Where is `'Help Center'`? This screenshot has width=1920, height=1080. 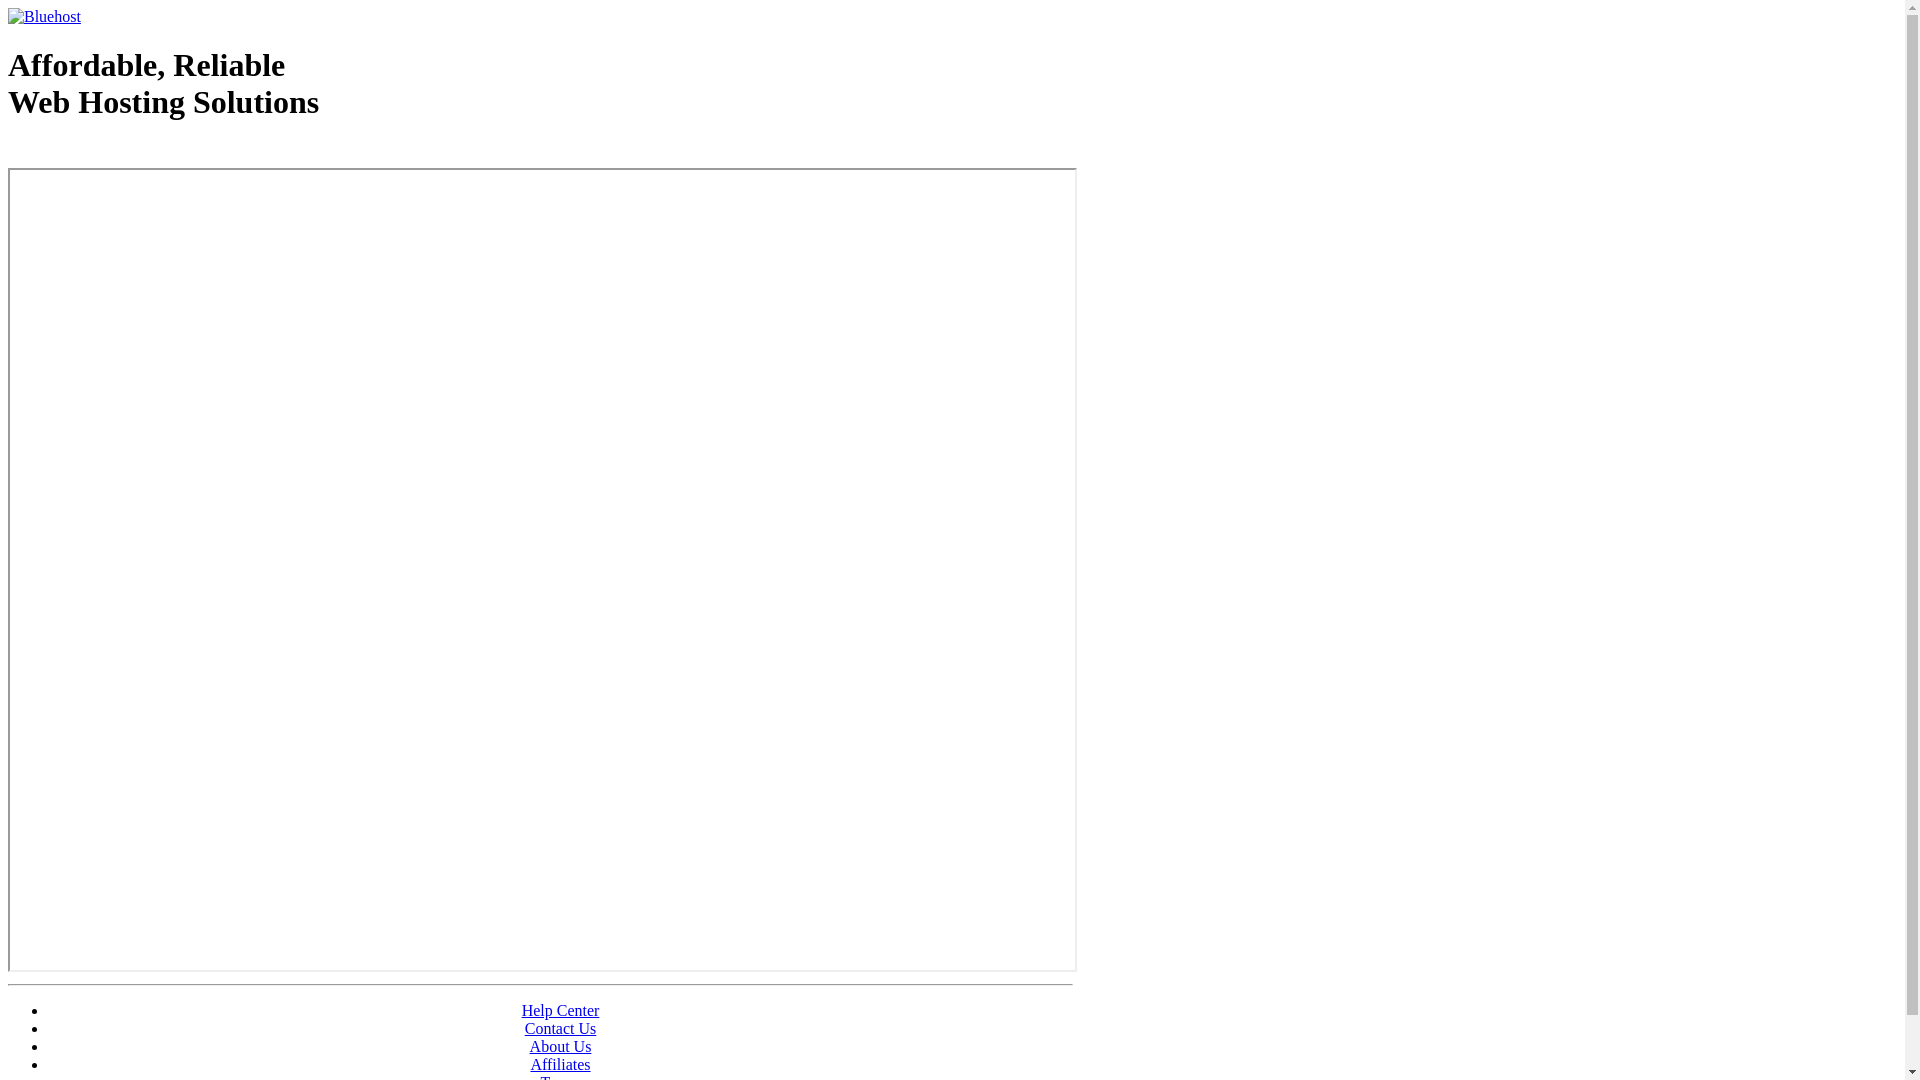 'Help Center' is located at coordinates (560, 1010).